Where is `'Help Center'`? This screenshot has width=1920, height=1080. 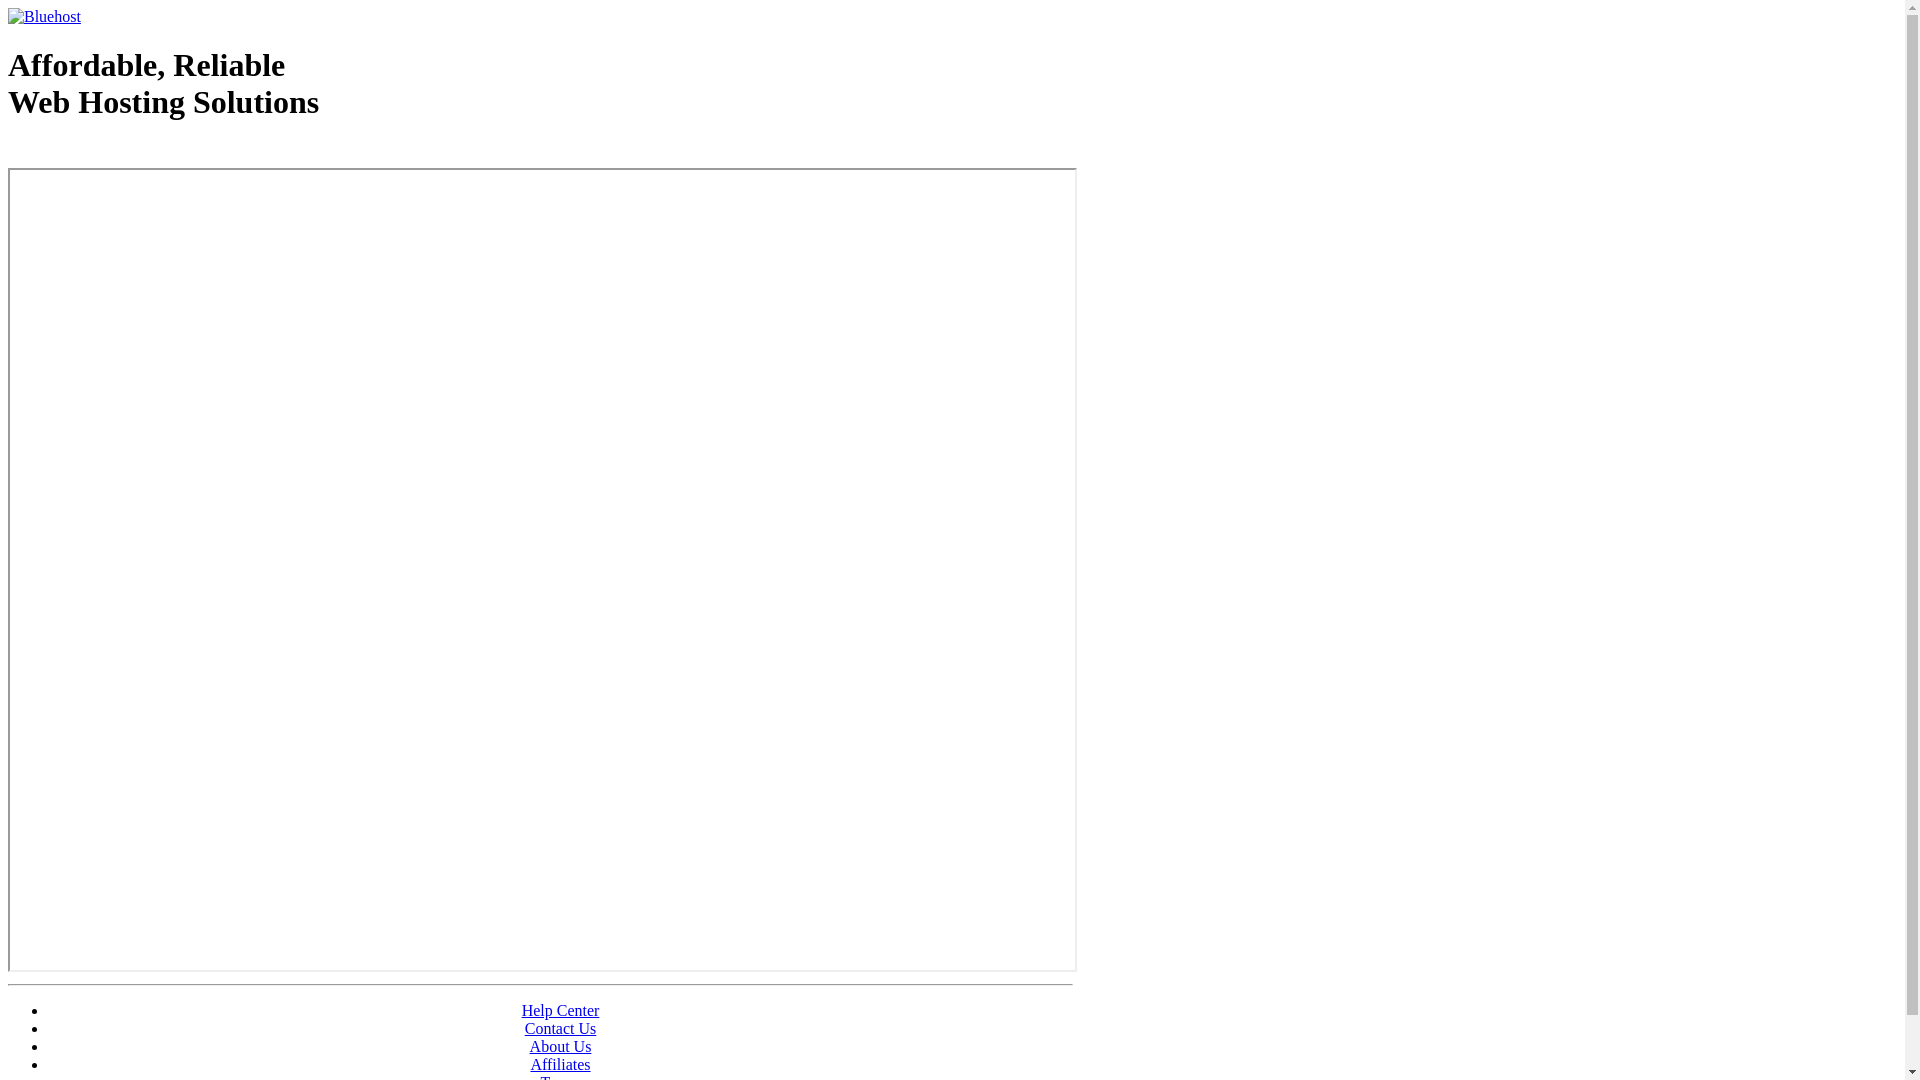 'Help Center' is located at coordinates (560, 1010).